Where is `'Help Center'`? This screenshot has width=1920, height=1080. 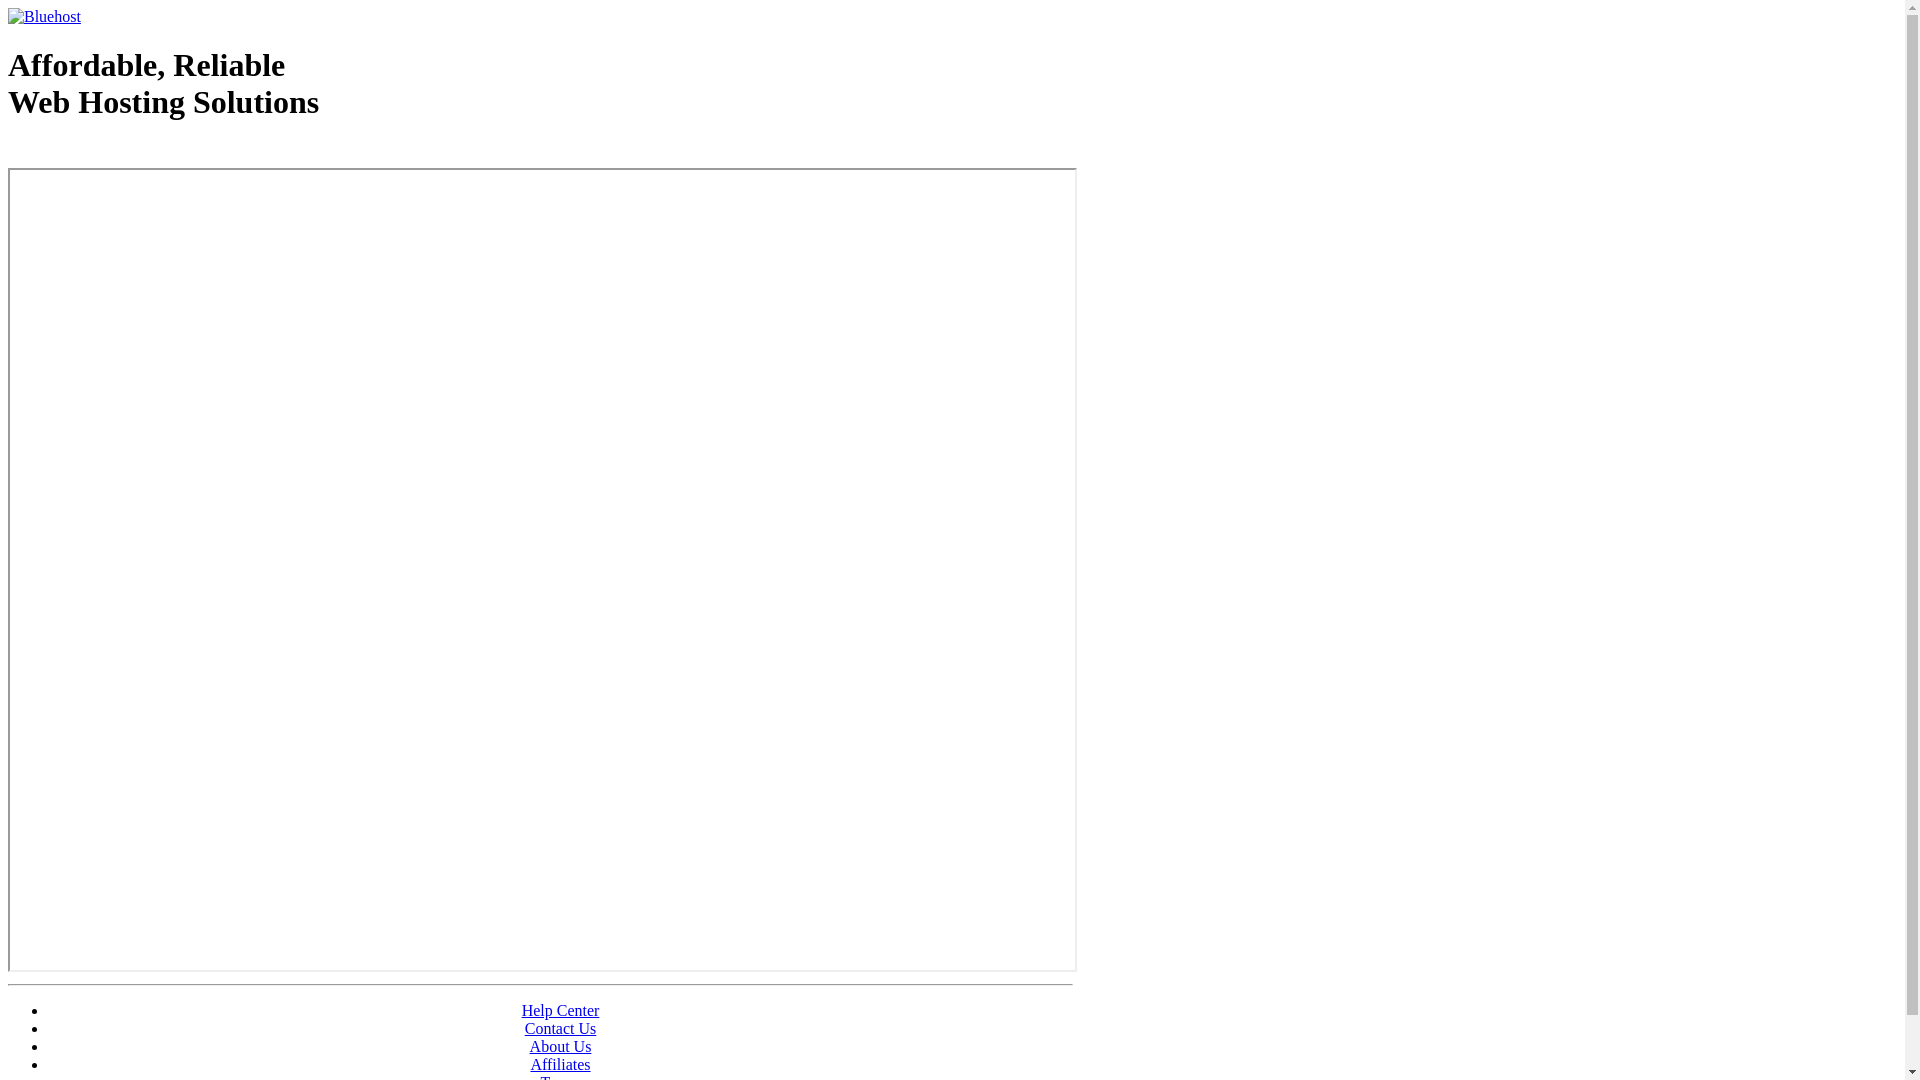 'Help Center' is located at coordinates (560, 1010).